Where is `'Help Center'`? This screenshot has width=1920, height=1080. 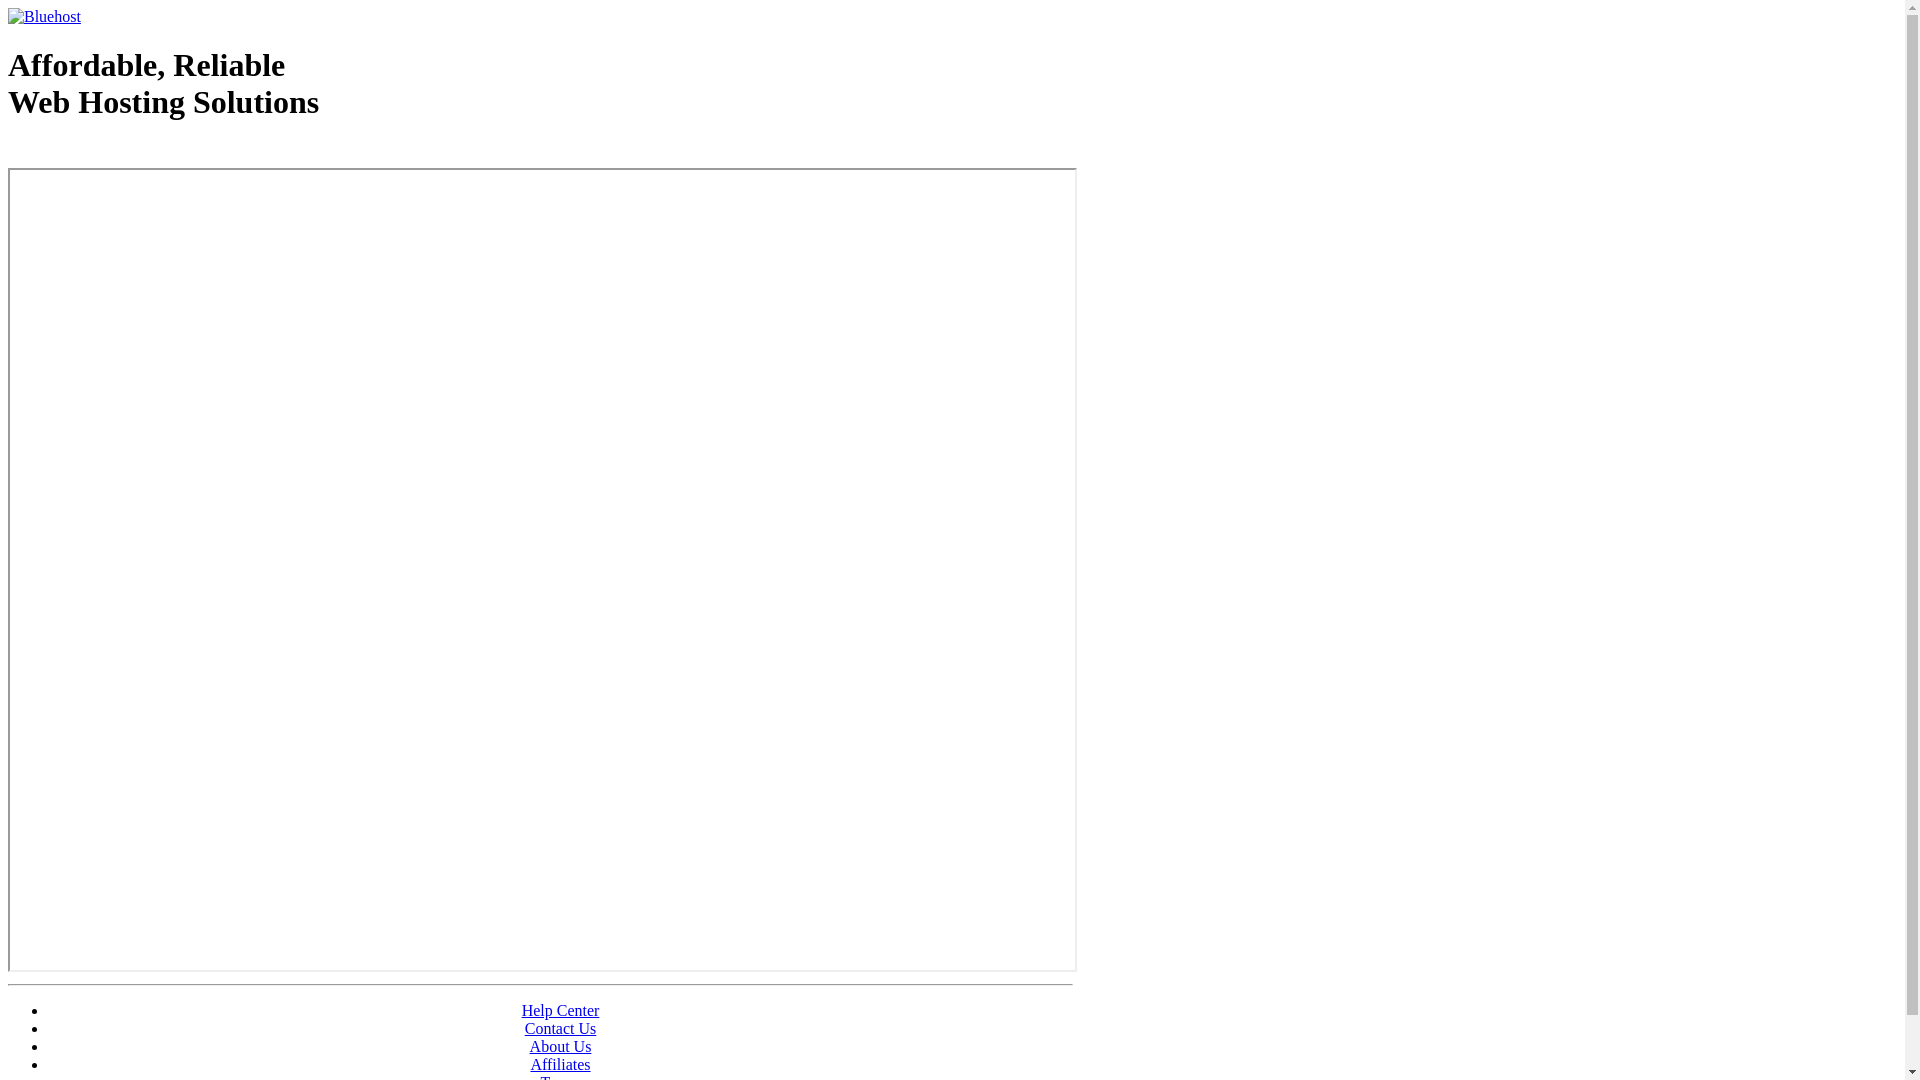 'Help Center' is located at coordinates (560, 1010).